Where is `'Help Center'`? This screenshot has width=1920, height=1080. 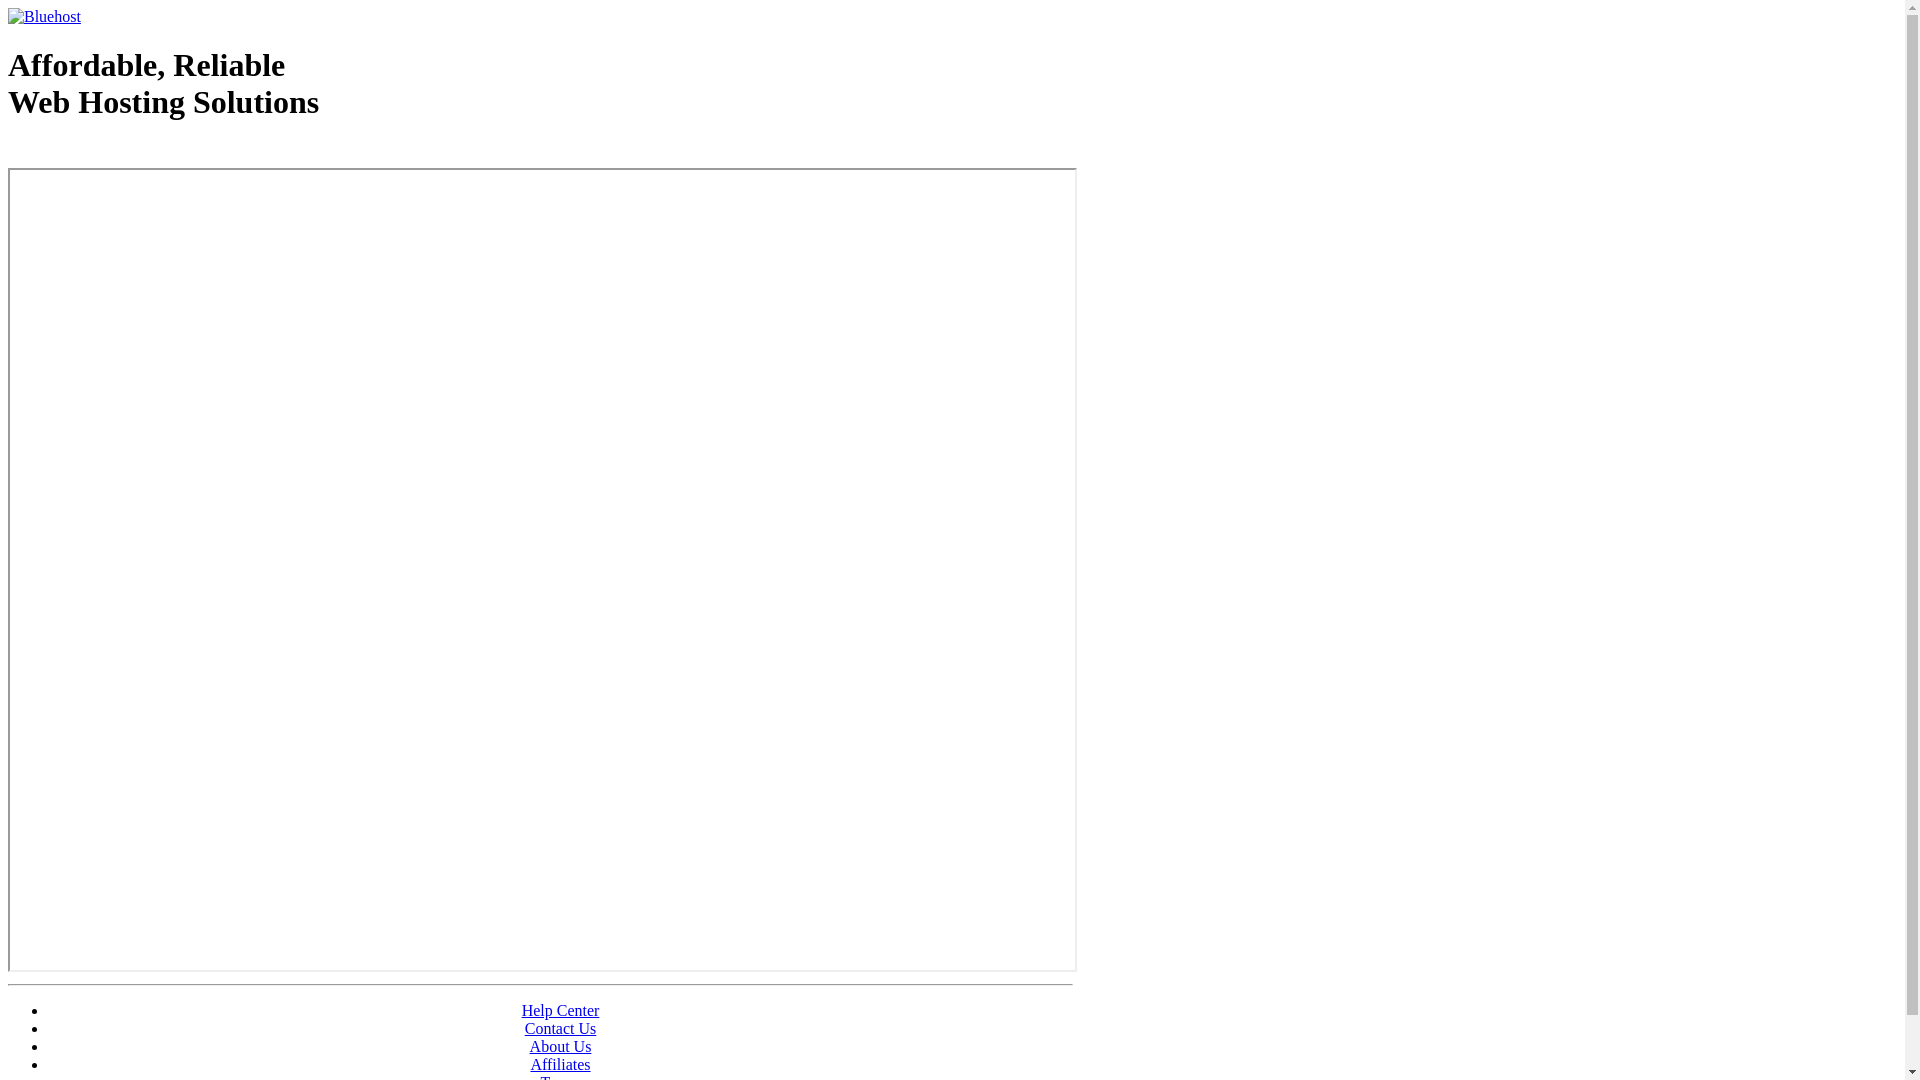 'Help Center' is located at coordinates (560, 1010).